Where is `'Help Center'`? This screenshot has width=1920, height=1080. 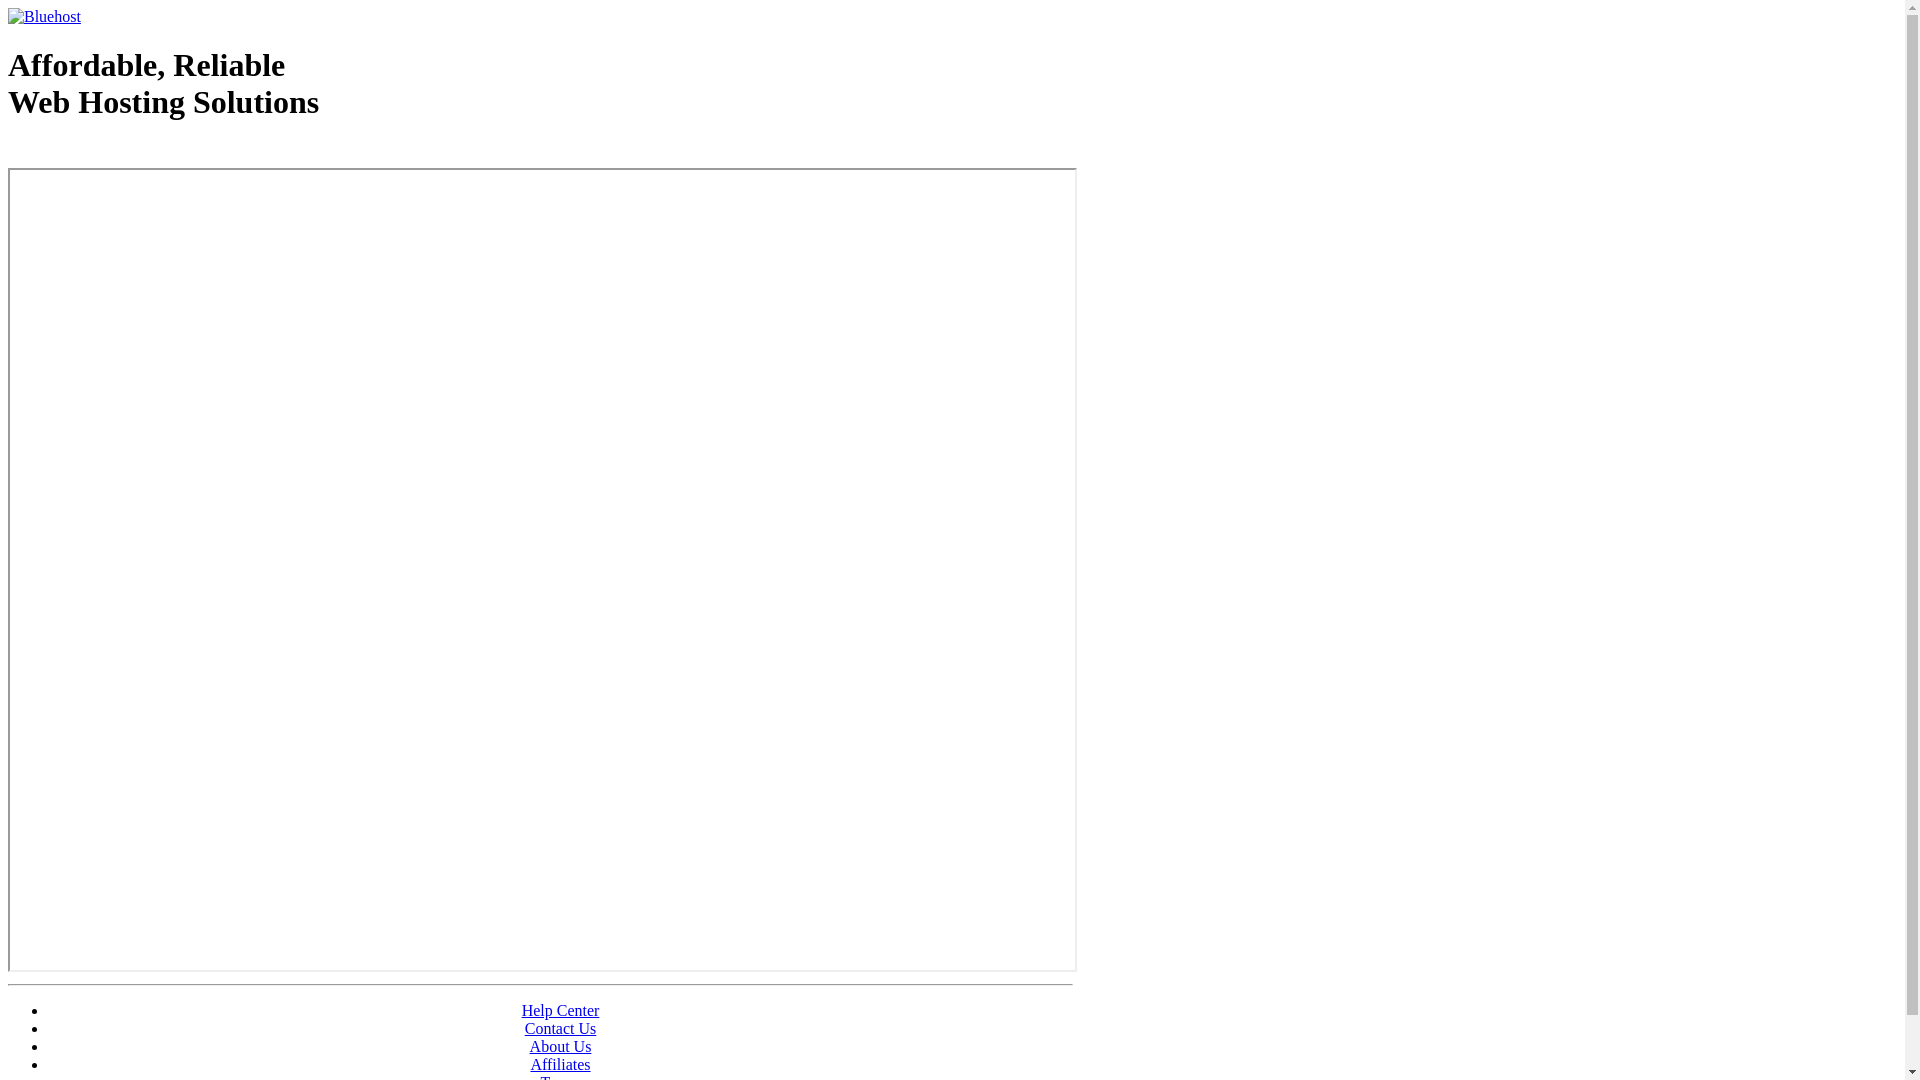 'Help Center' is located at coordinates (560, 1010).